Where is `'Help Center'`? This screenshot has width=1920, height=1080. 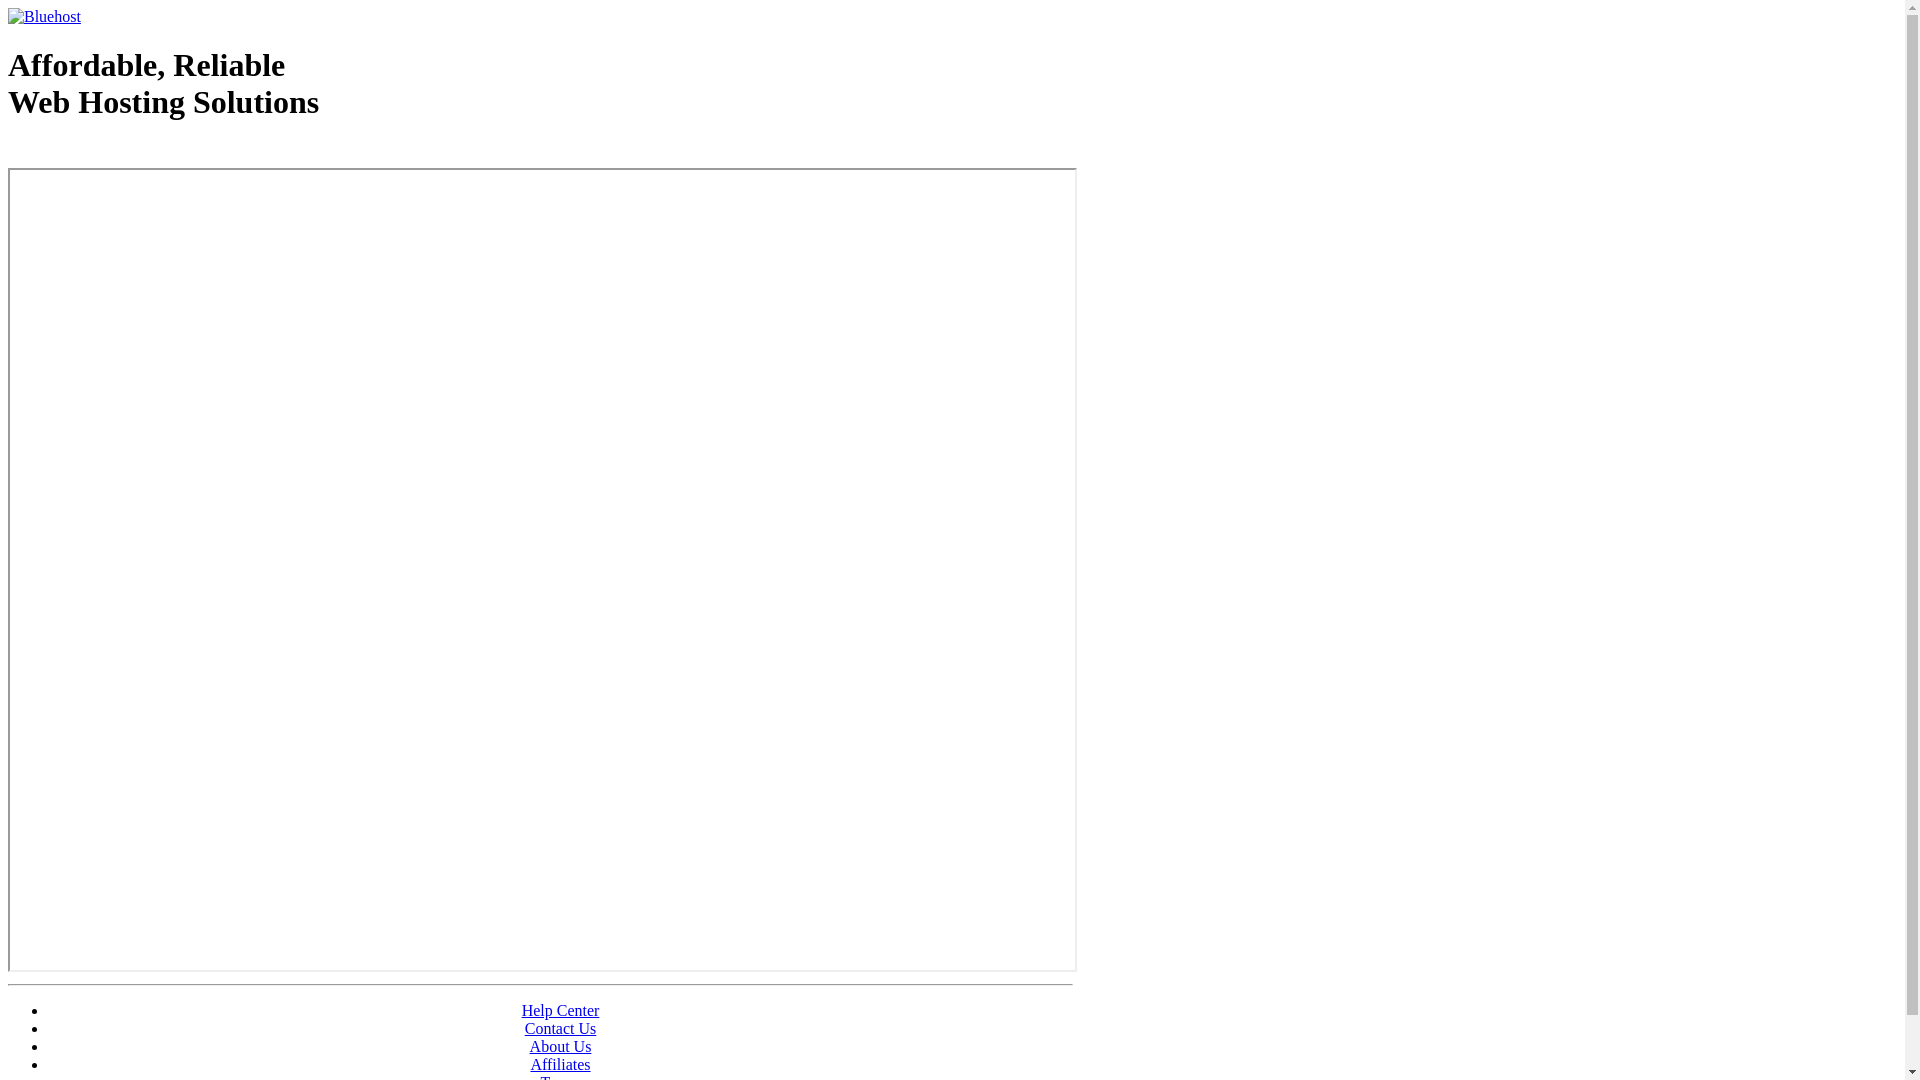 'Help Center' is located at coordinates (560, 1010).